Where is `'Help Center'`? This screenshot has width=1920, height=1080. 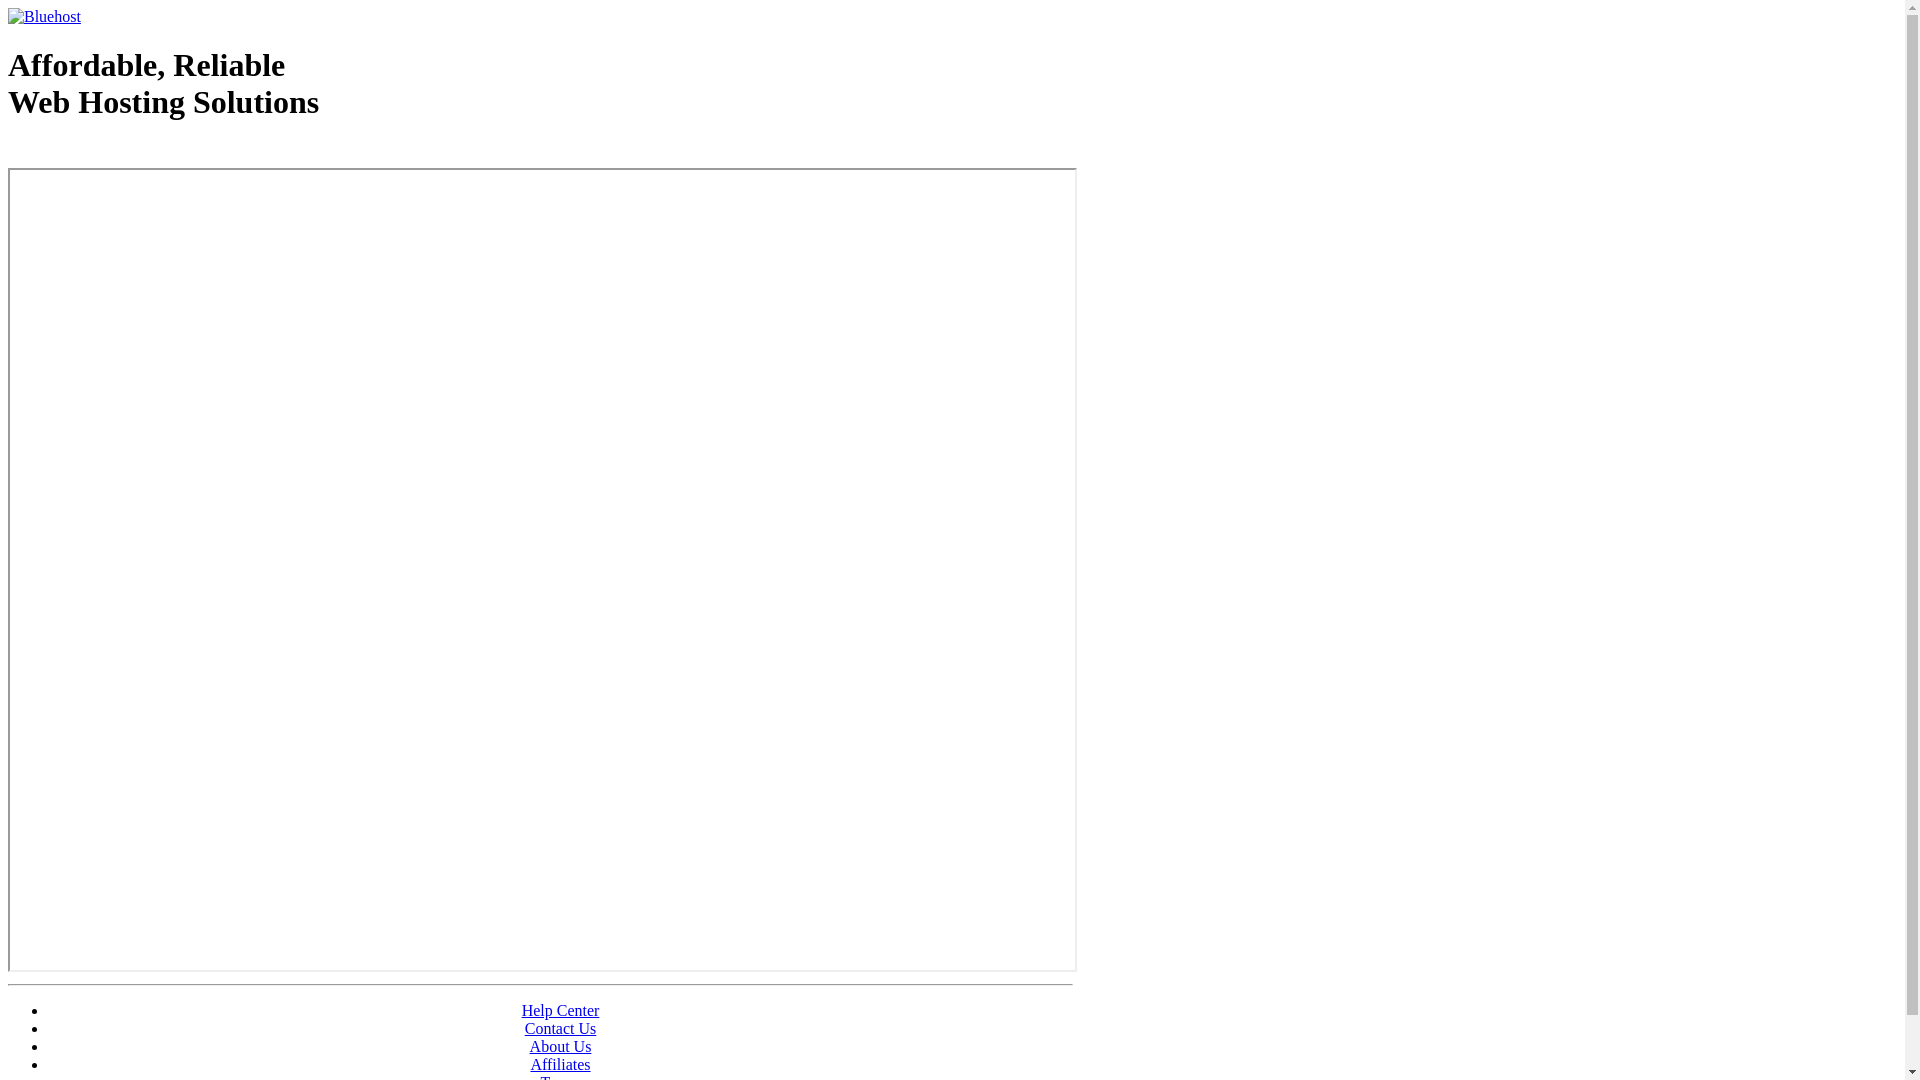 'Help Center' is located at coordinates (560, 1010).